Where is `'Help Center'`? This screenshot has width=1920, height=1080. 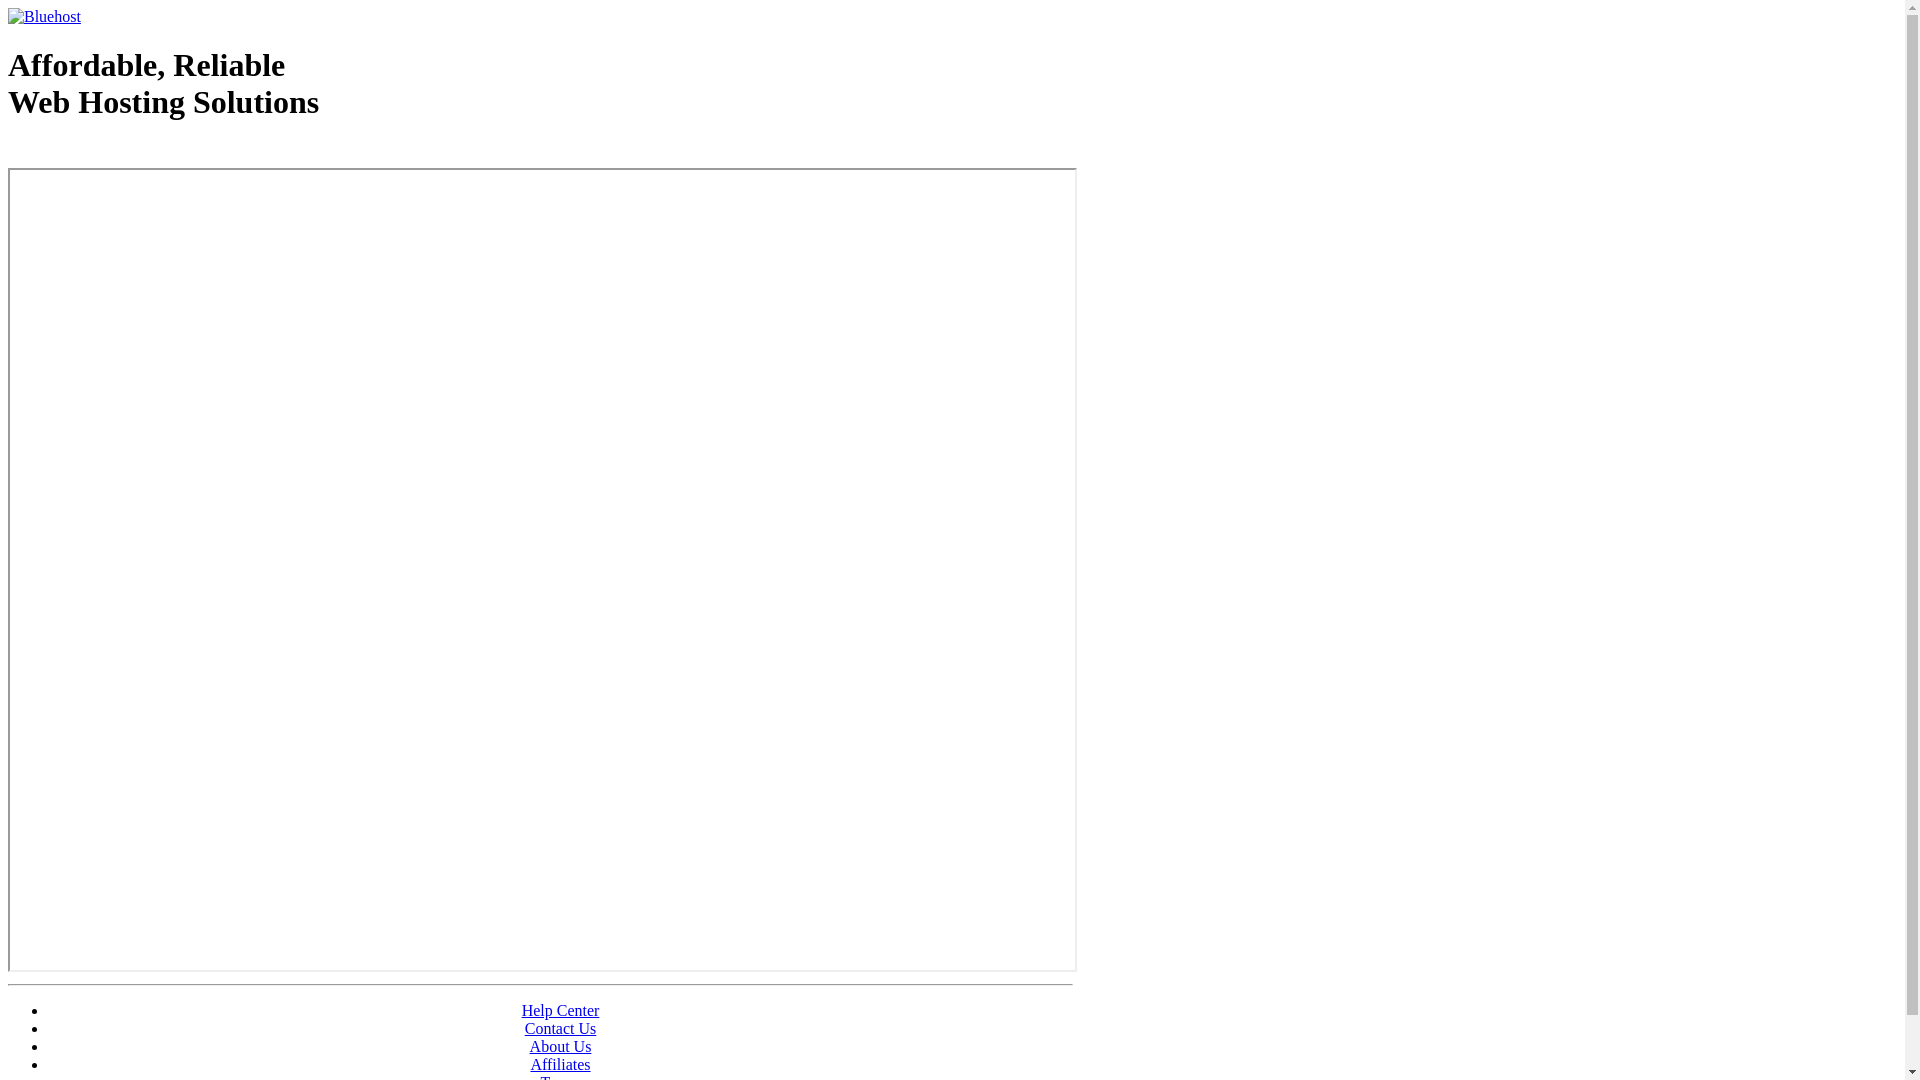 'Help Center' is located at coordinates (560, 1010).